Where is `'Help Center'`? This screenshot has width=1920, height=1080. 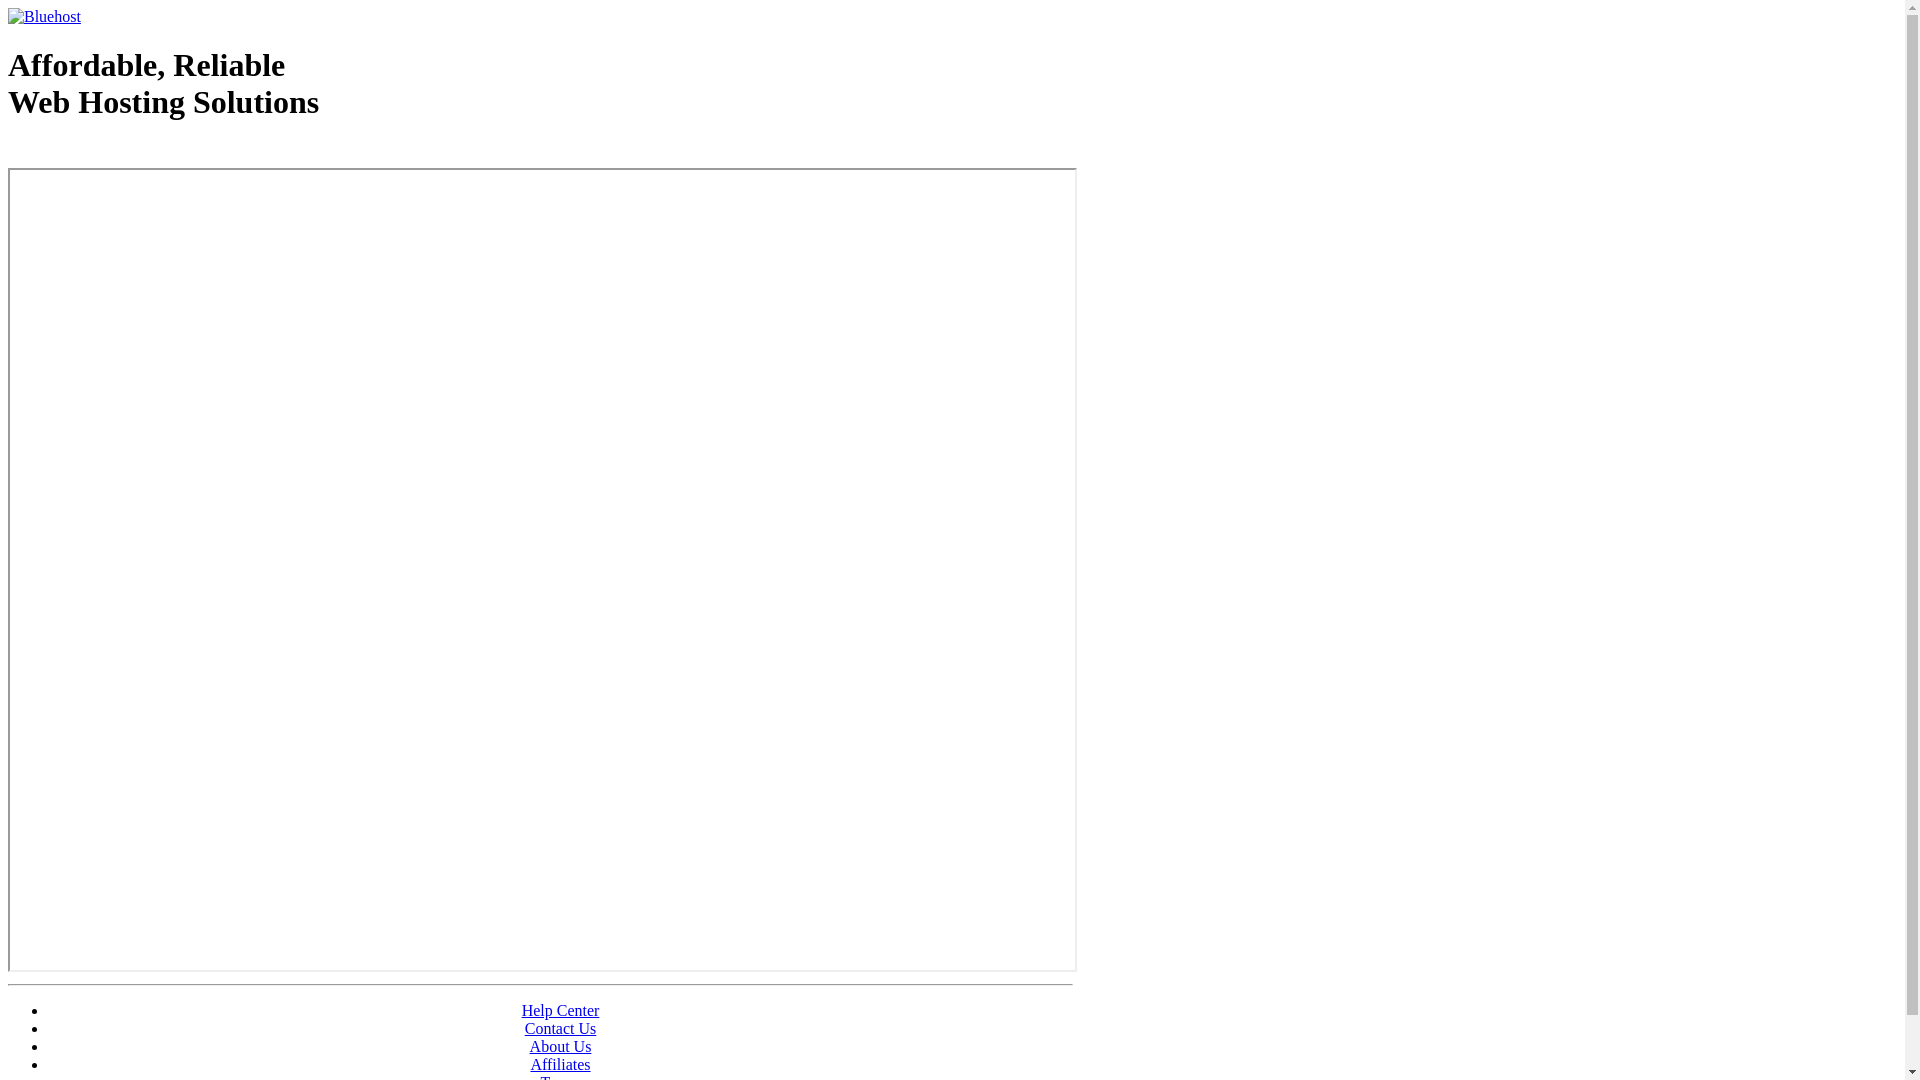 'Help Center' is located at coordinates (560, 1010).